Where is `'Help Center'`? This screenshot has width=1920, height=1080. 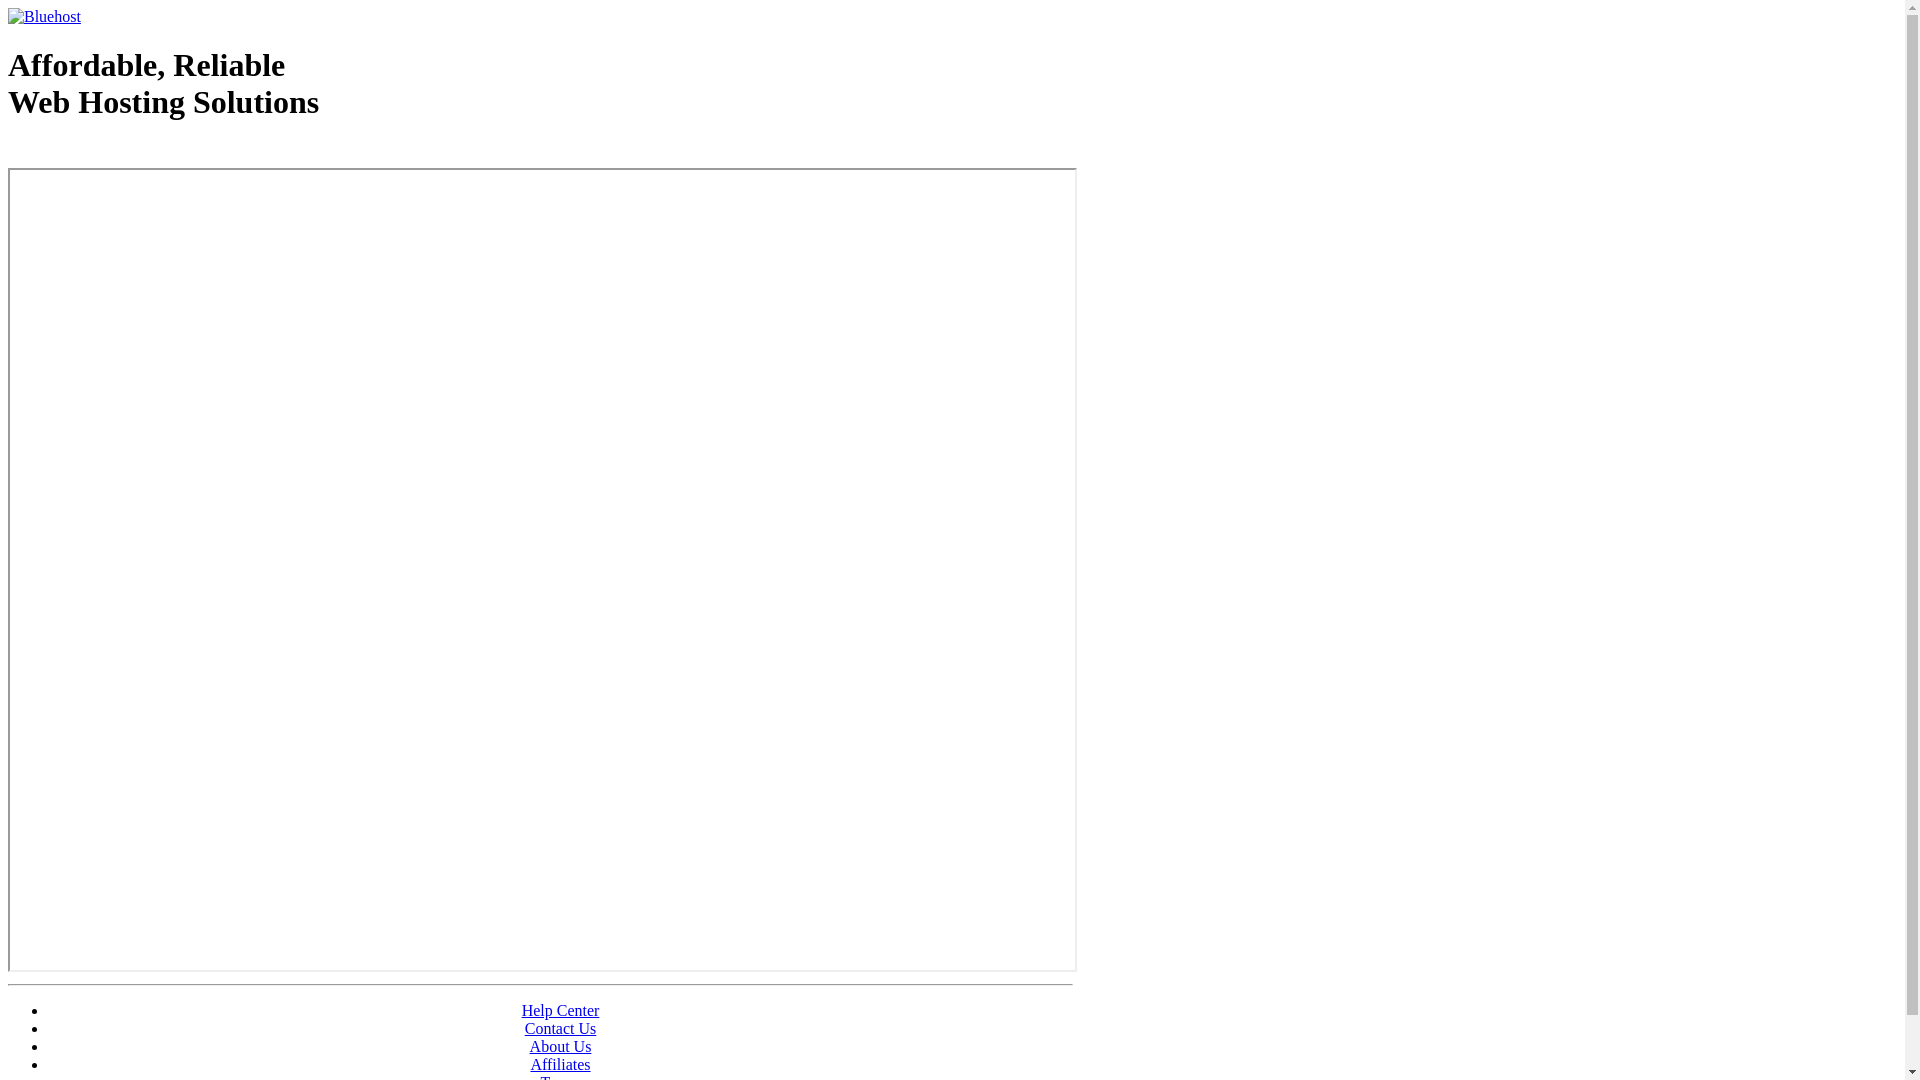 'Help Center' is located at coordinates (560, 1010).